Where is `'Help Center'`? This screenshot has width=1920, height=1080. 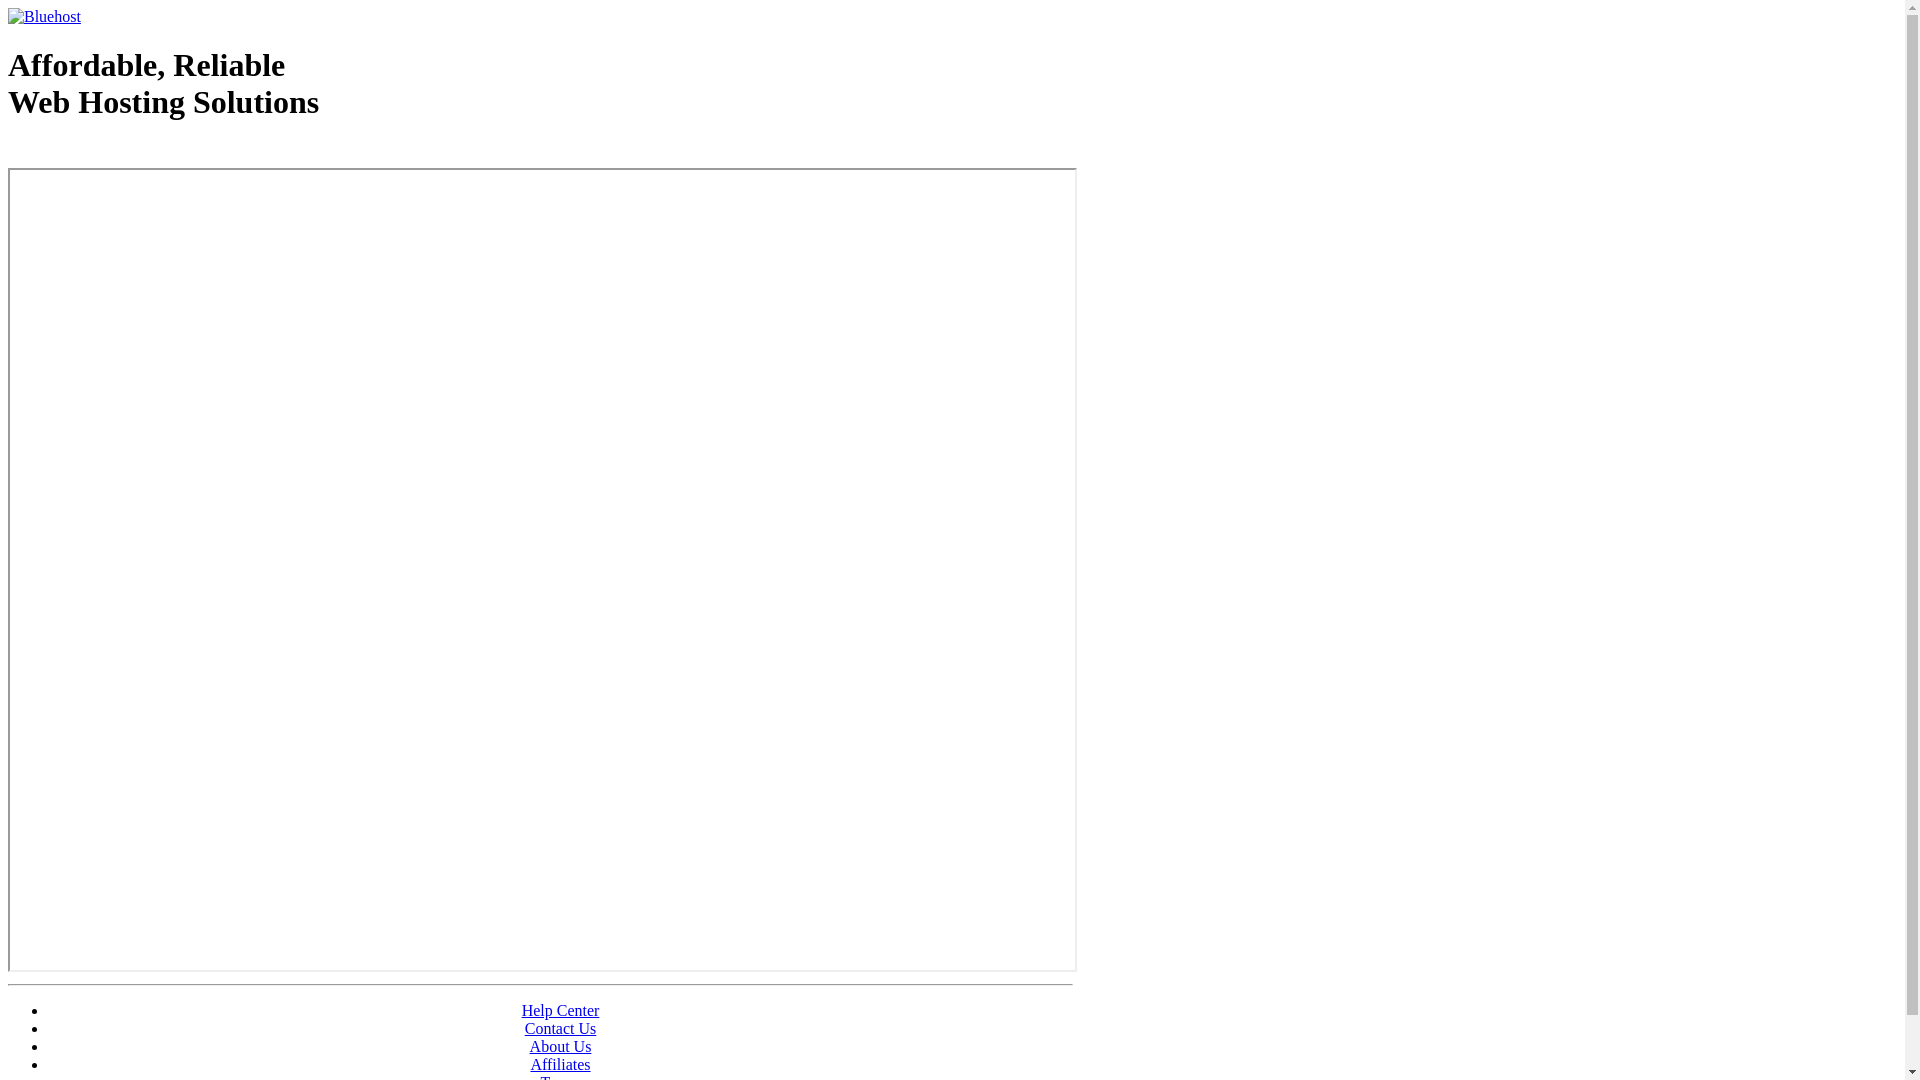 'Help Center' is located at coordinates (560, 1010).